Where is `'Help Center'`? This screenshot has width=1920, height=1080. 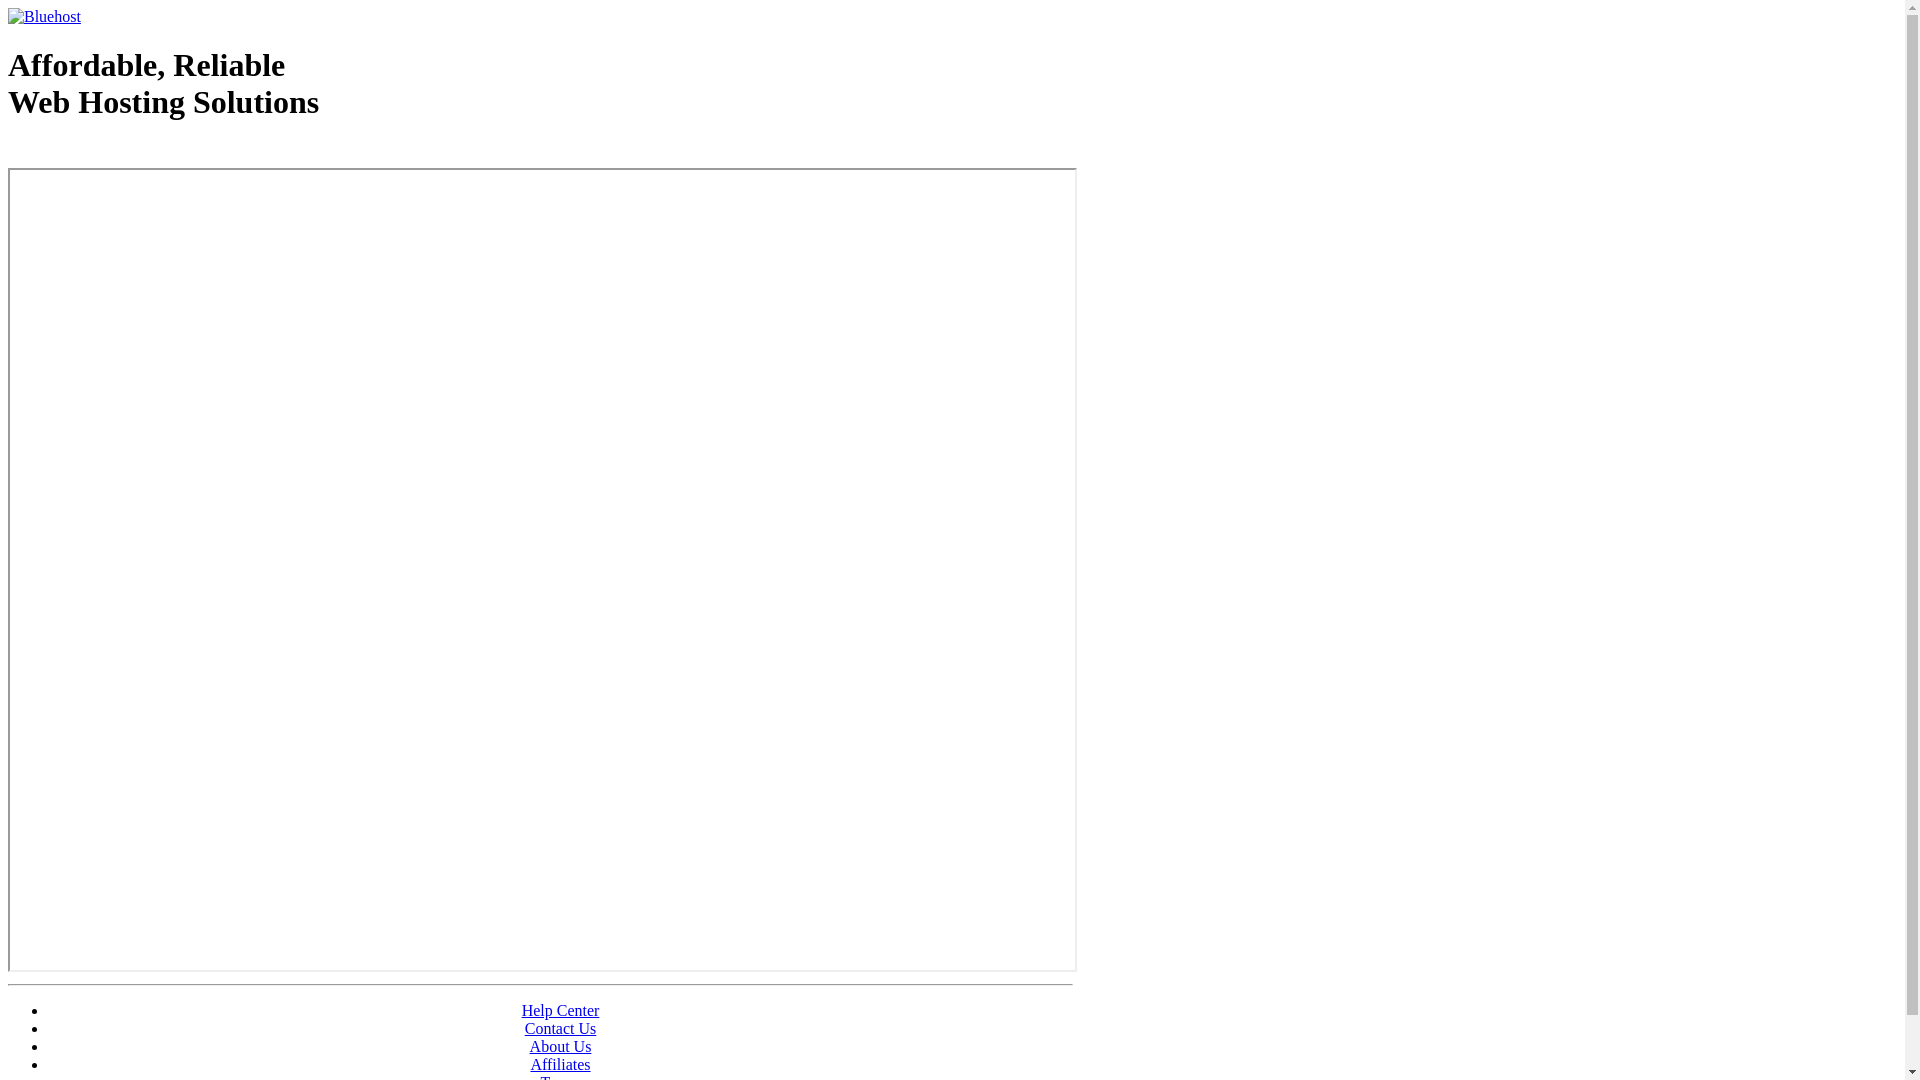 'Help Center' is located at coordinates (560, 1010).